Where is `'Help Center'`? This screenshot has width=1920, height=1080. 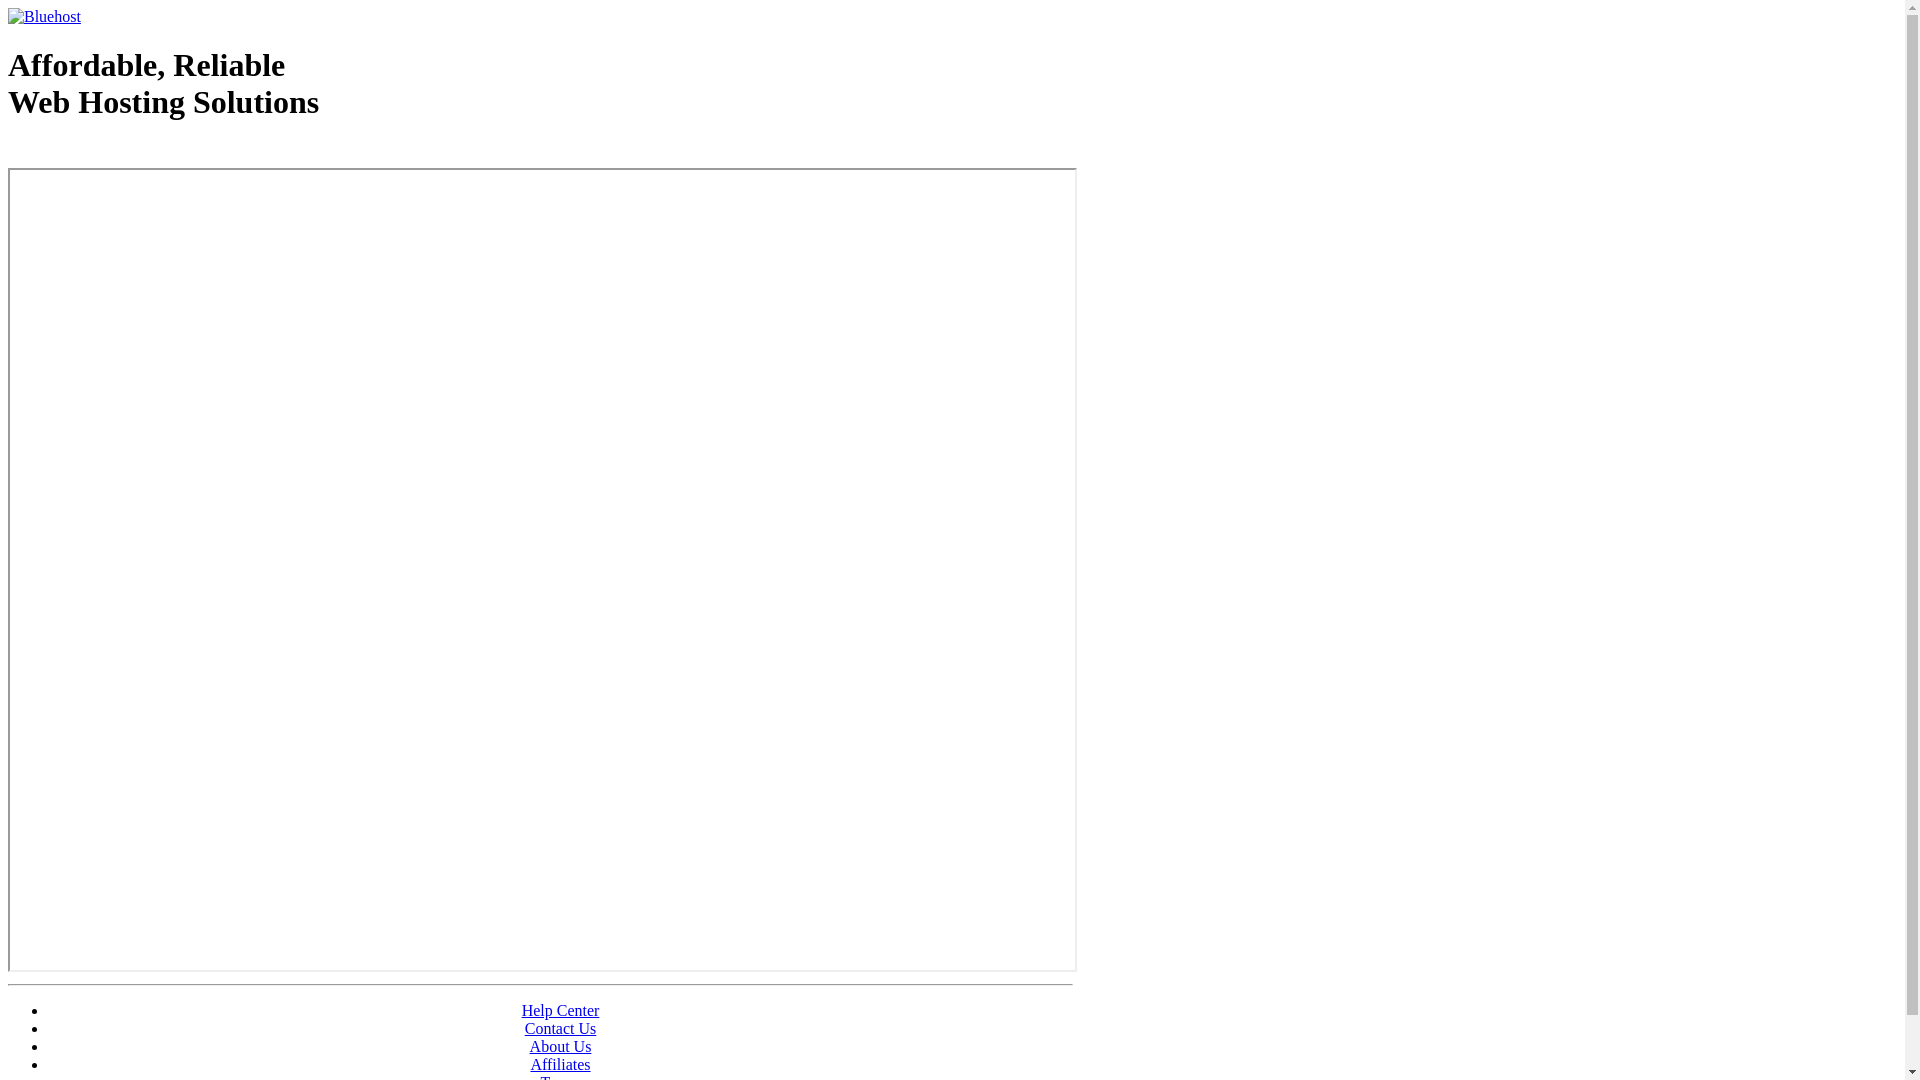 'Help Center' is located at coordinates (560, 1010).